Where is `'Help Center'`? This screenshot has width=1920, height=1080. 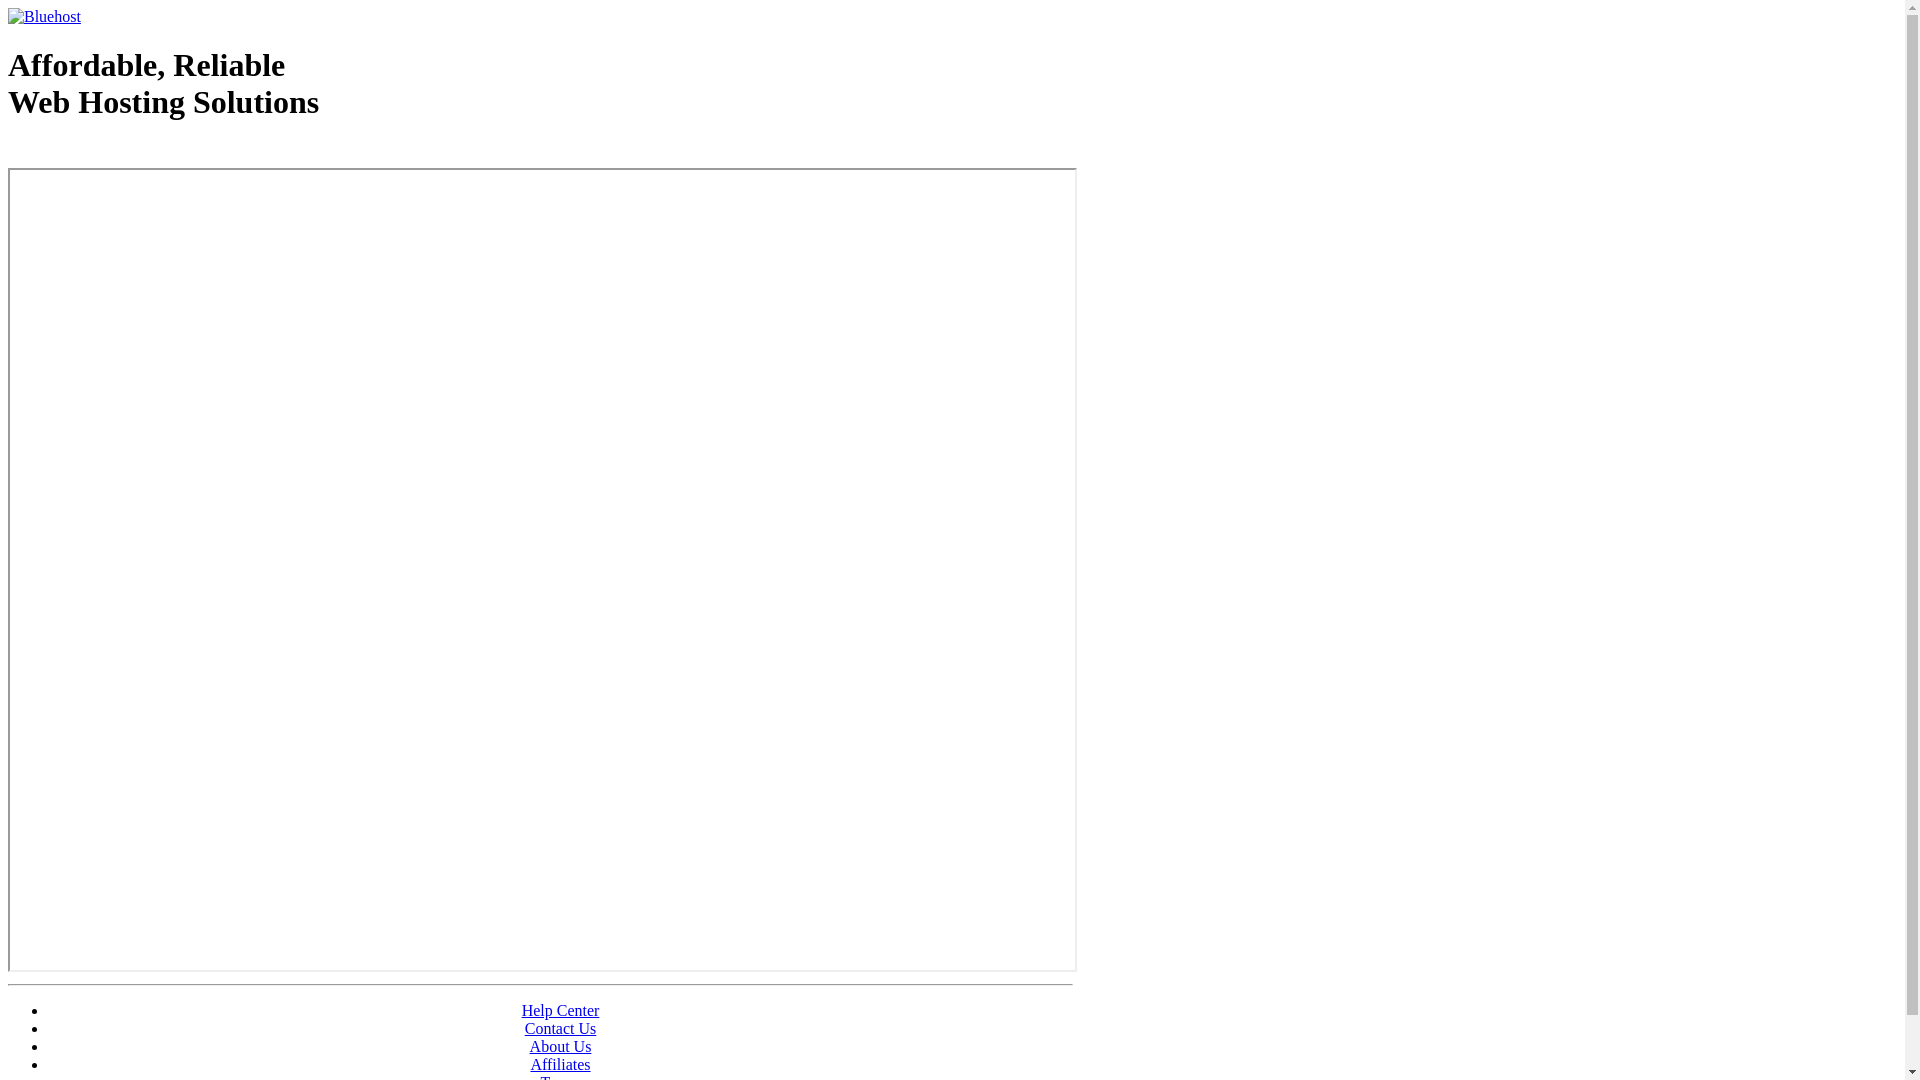 'Help Center' is located at coordinates (560, 1010).